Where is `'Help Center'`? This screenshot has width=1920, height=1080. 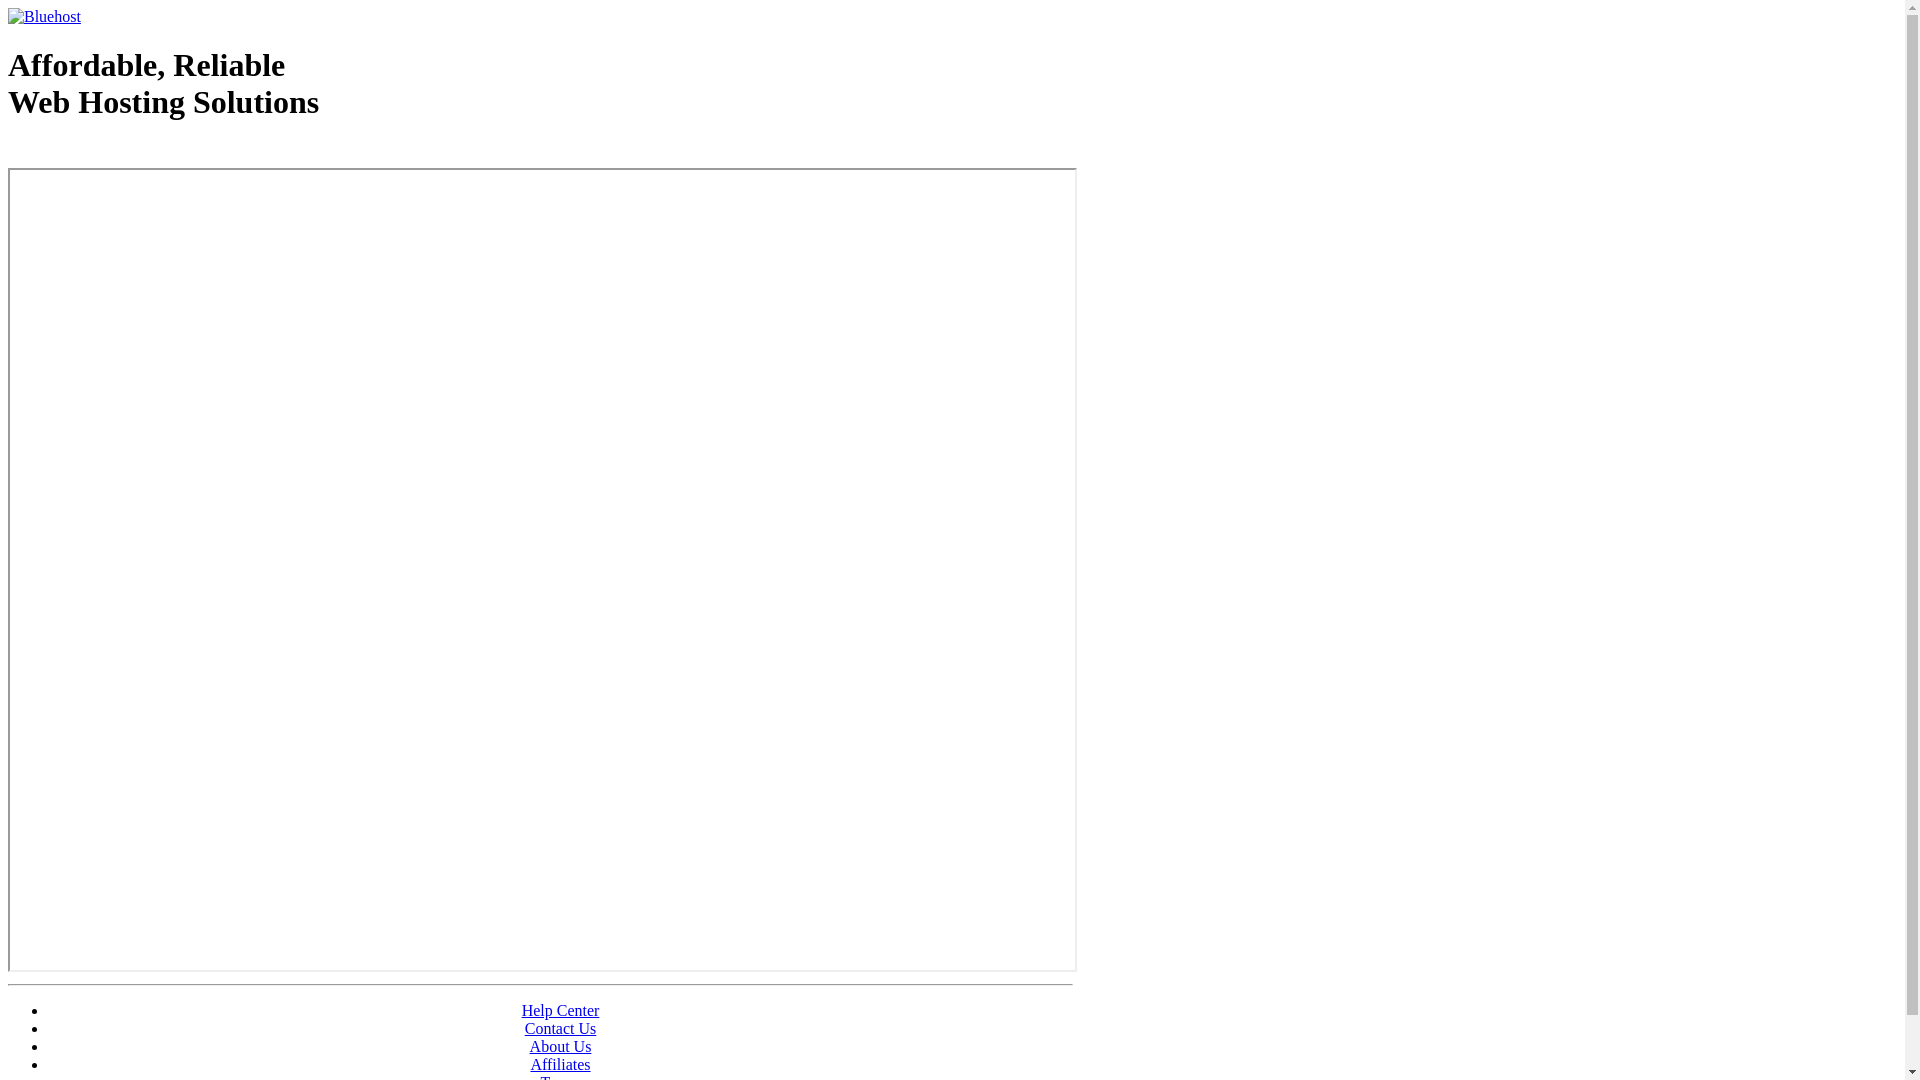 'Help Center' is located at coordinates (560, 1010).